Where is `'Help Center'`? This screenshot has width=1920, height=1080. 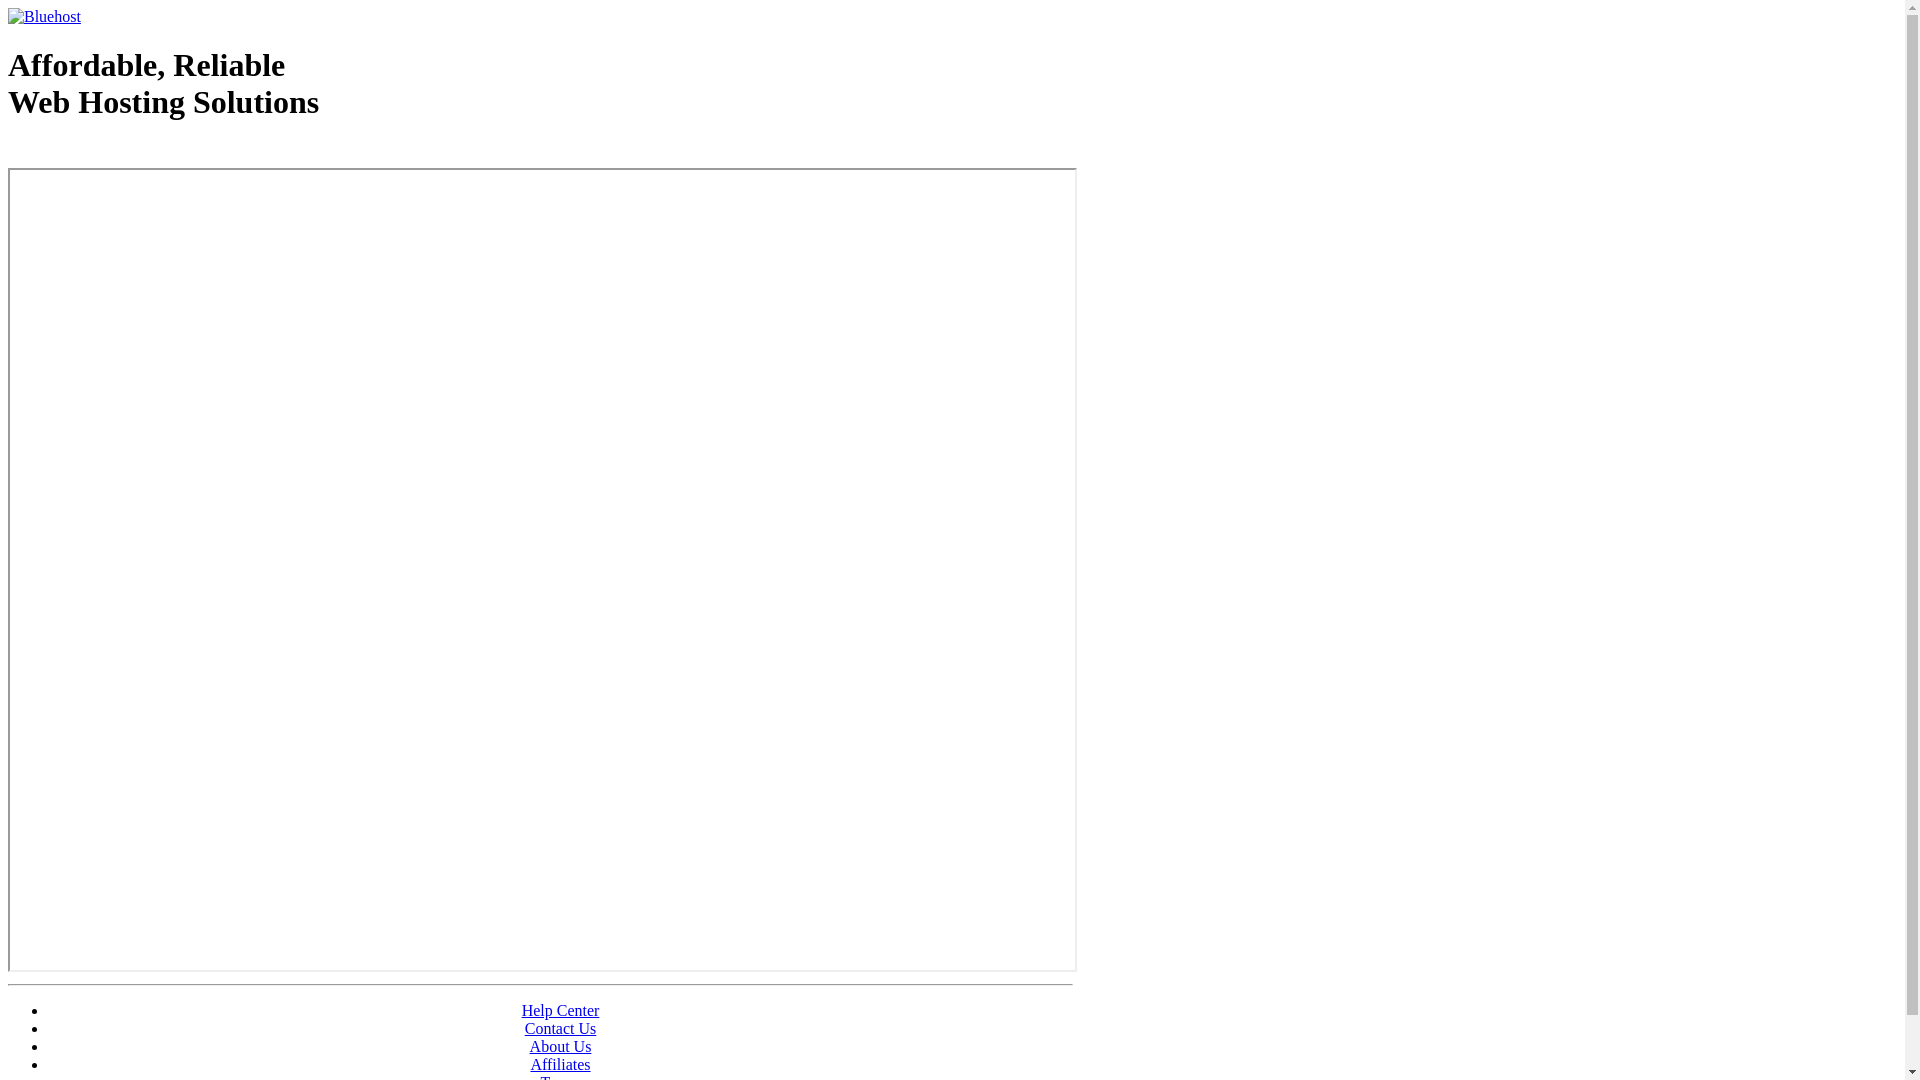 'Help Center' is located at coordinates (560, 1010).